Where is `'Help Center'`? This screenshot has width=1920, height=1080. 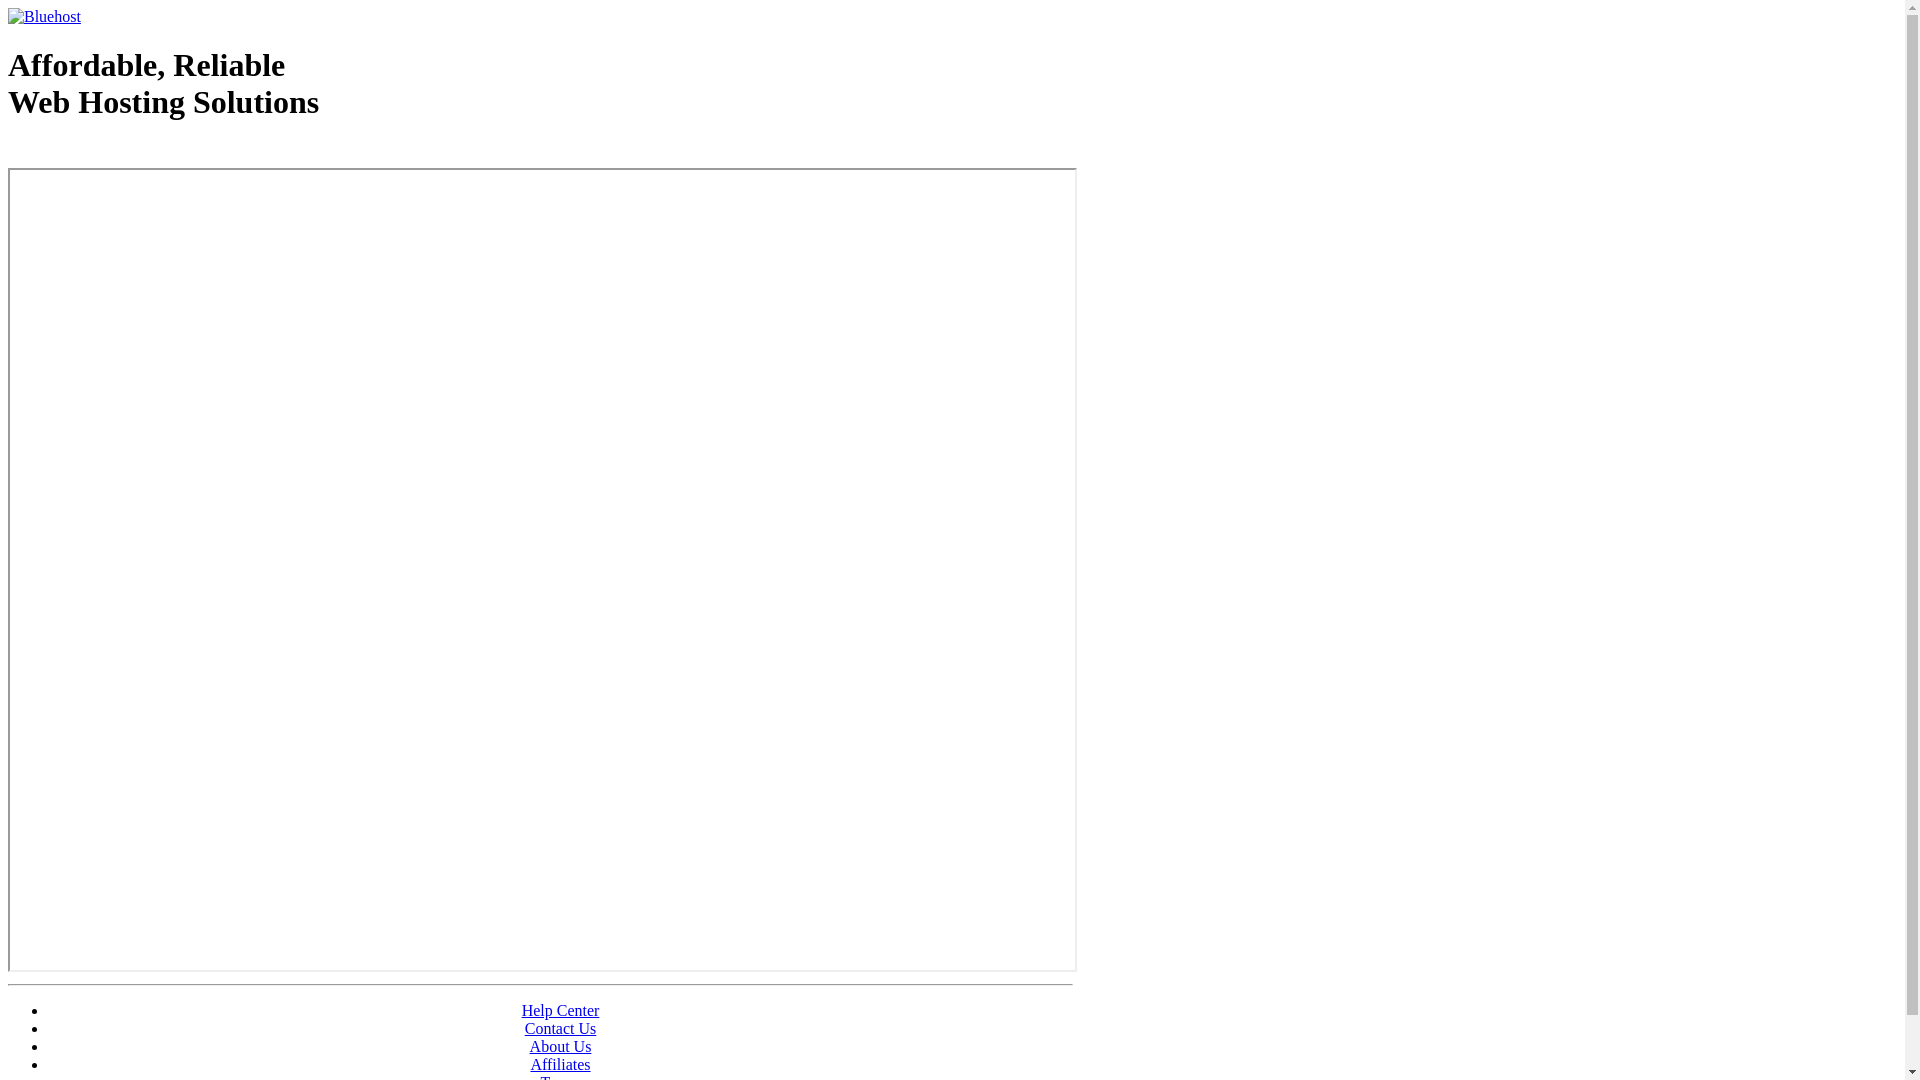 'Help Center' is located at coordinates (560, 1010).